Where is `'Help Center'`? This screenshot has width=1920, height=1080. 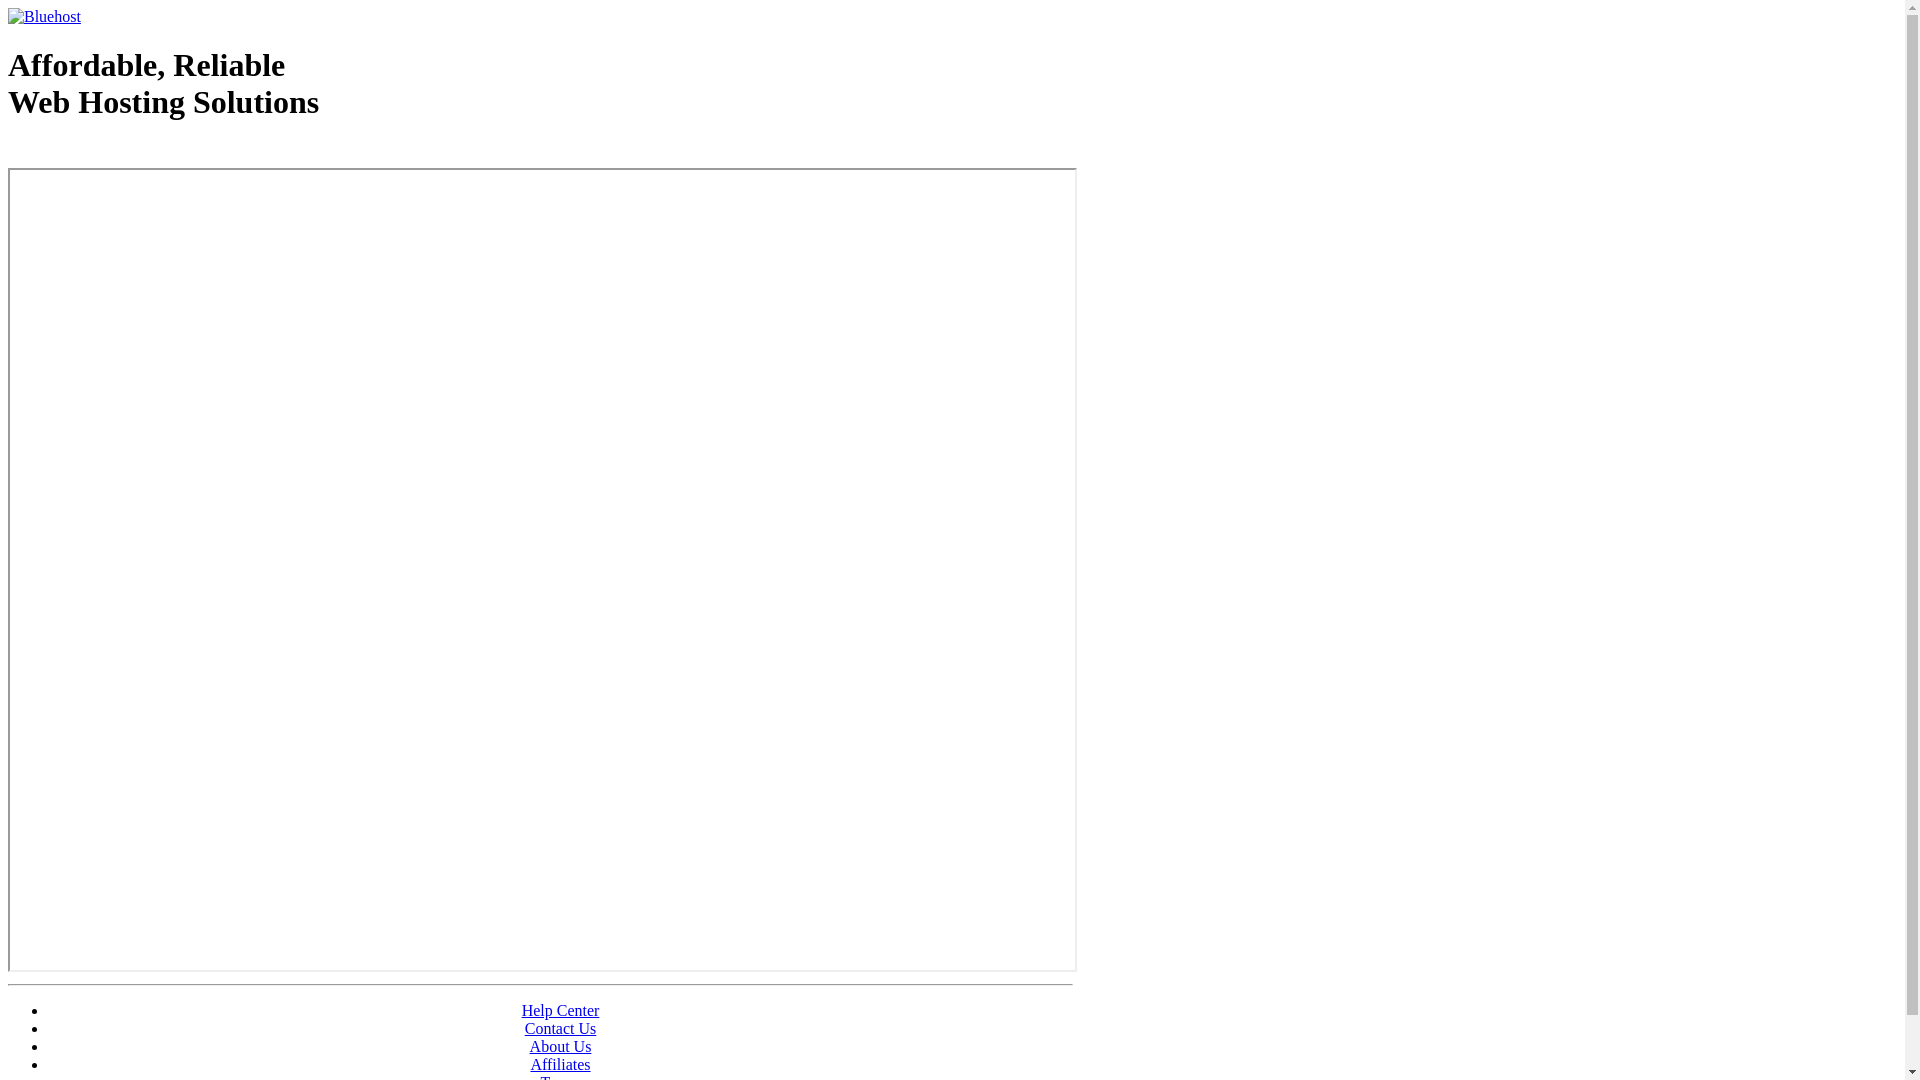 'Help Center' is located at coordinates (560, 1010).